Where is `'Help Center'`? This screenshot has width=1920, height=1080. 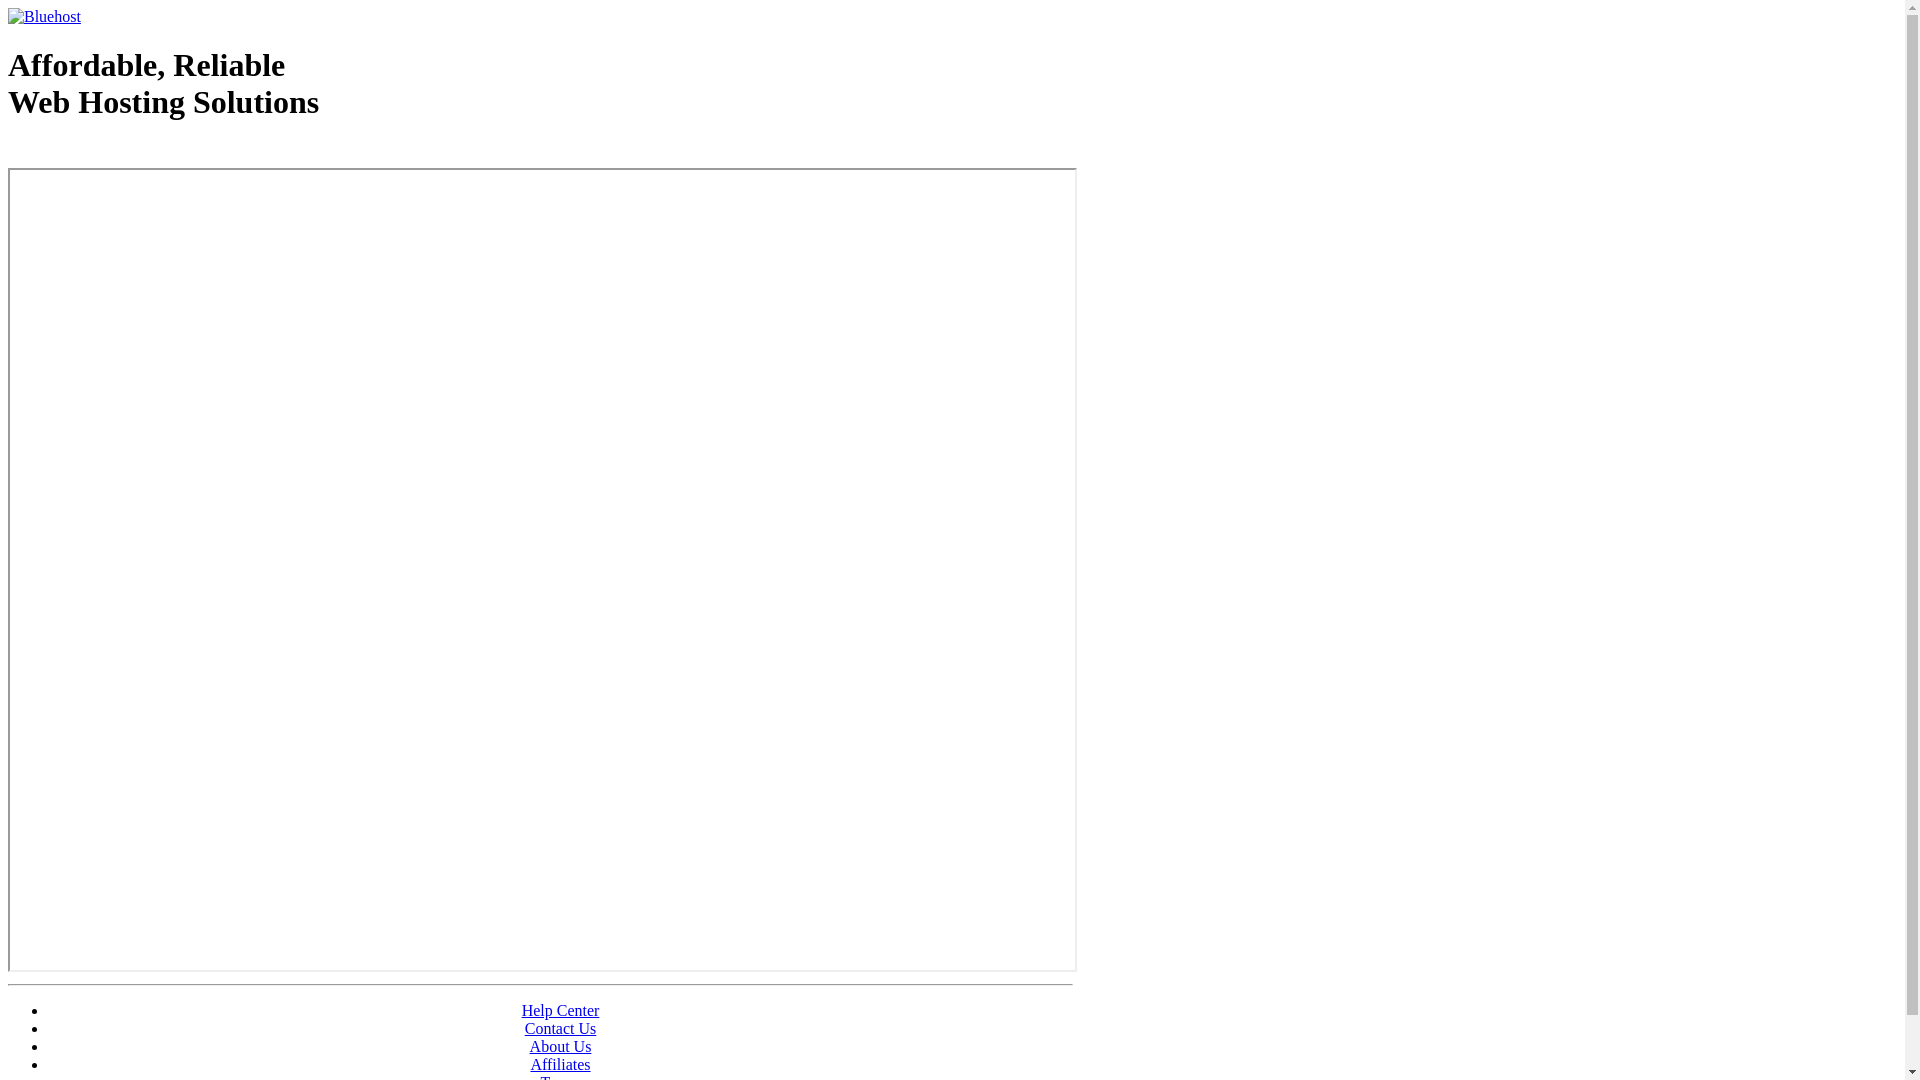 'Help Center' is located at coordinates (560, 1010).